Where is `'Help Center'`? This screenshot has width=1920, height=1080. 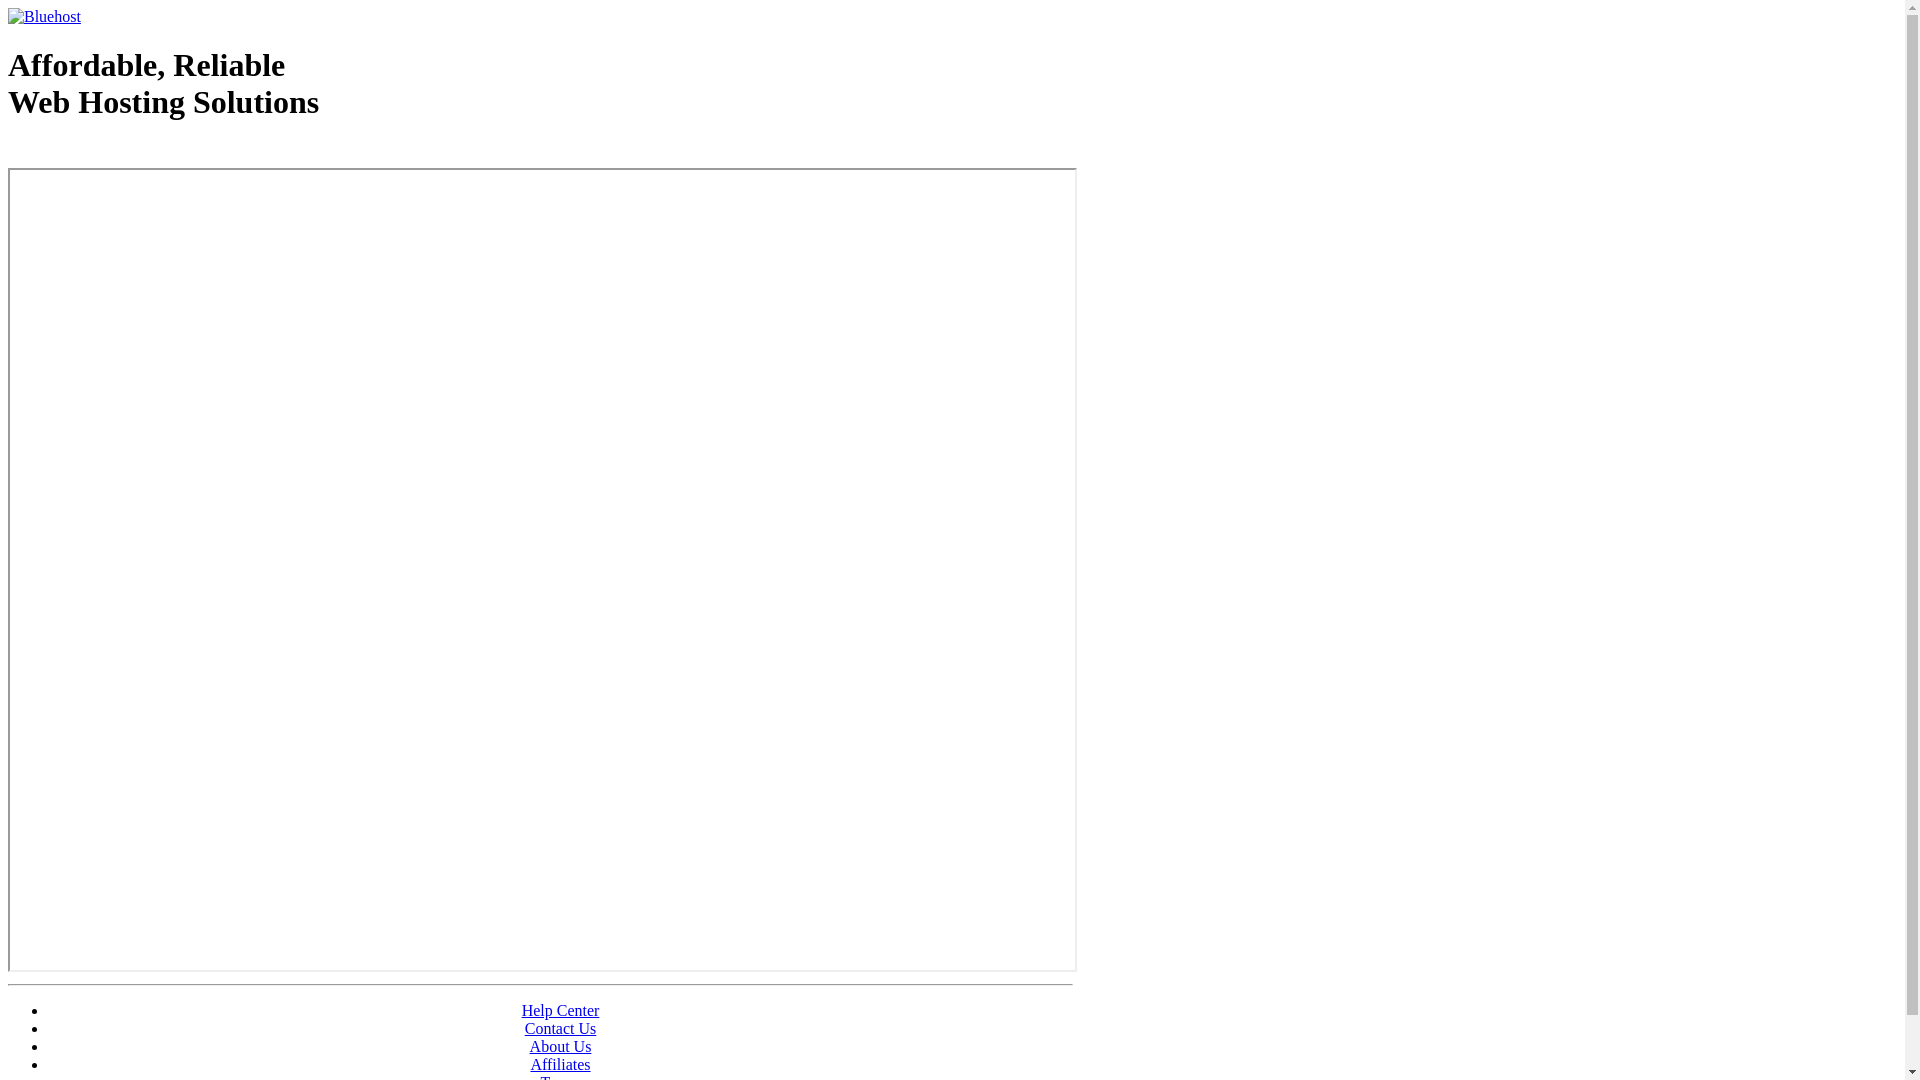 'Help Center' is located at coordinates (560, 1010).